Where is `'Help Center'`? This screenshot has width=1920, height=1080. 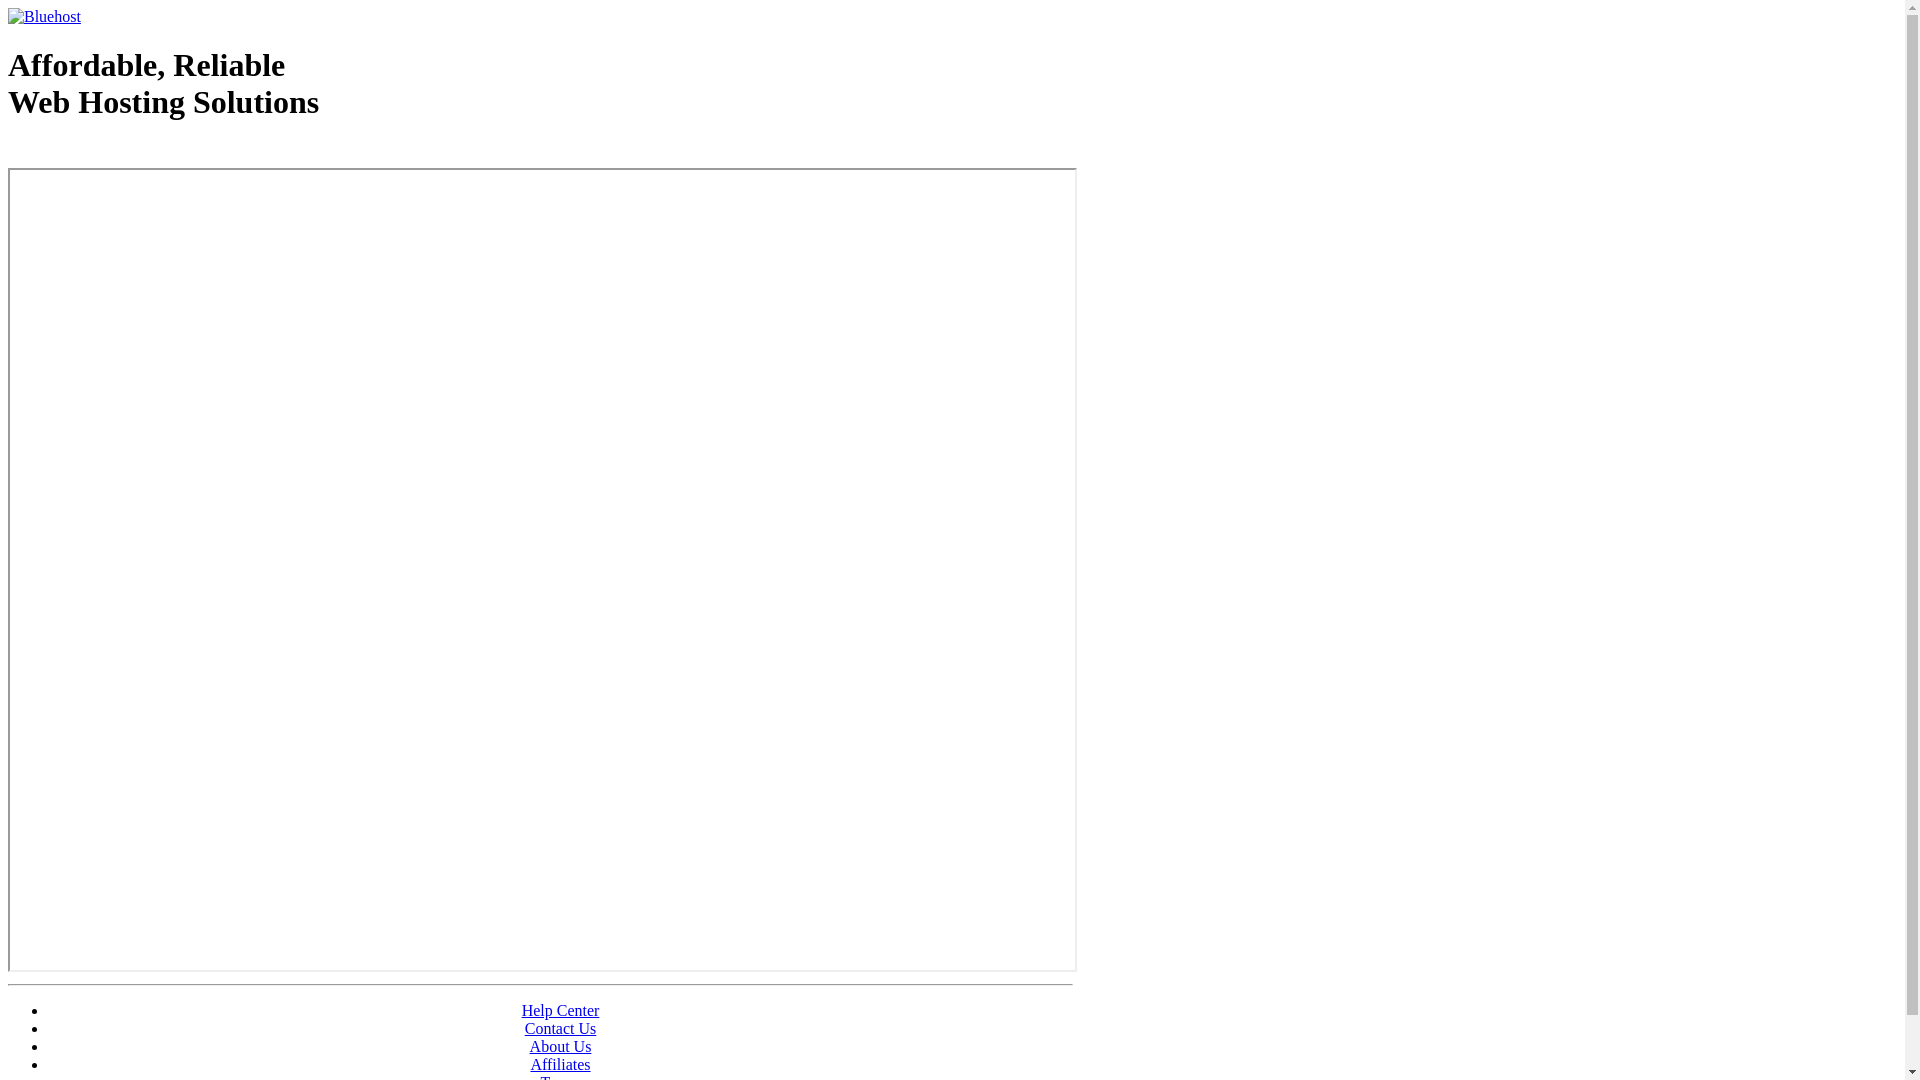 'Help Center' is located at coordinates (560, 1010).